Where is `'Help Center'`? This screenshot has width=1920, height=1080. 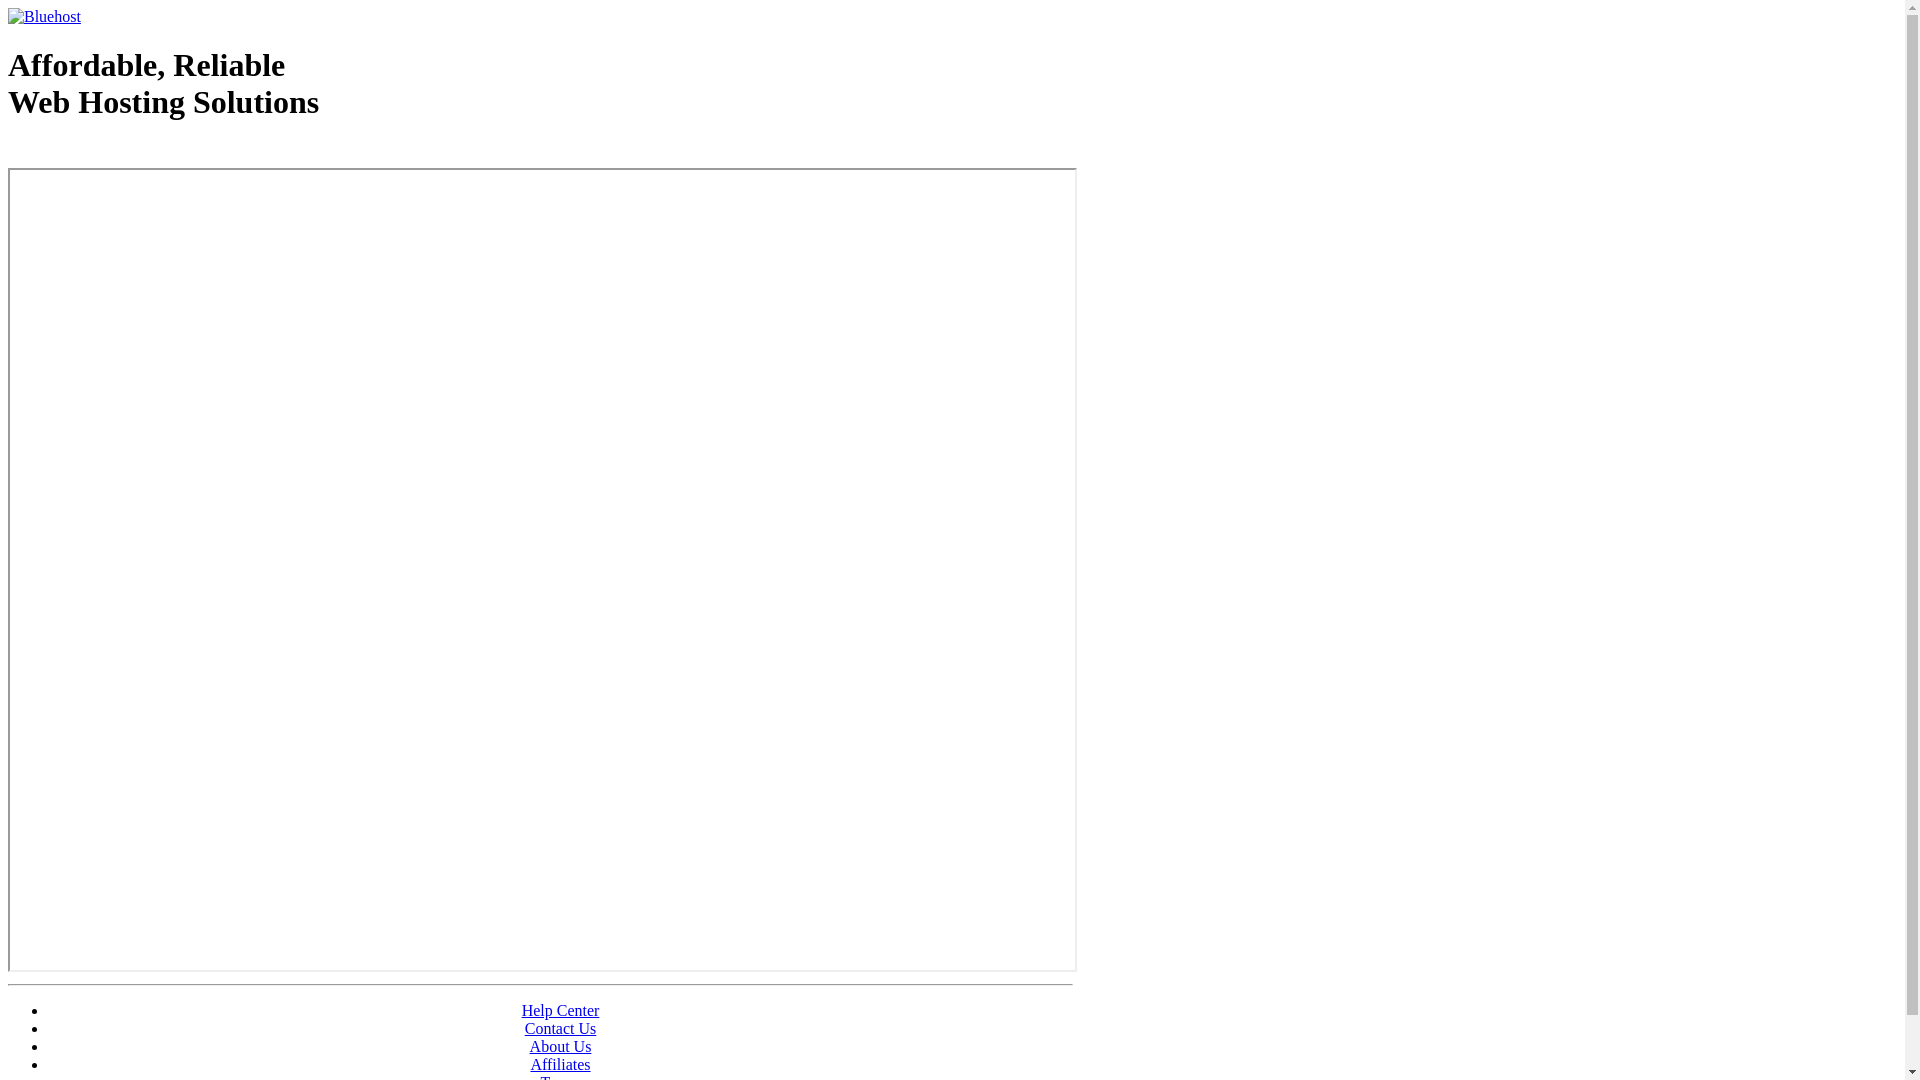 'Help Center' is located at coordinates (560, 1010).